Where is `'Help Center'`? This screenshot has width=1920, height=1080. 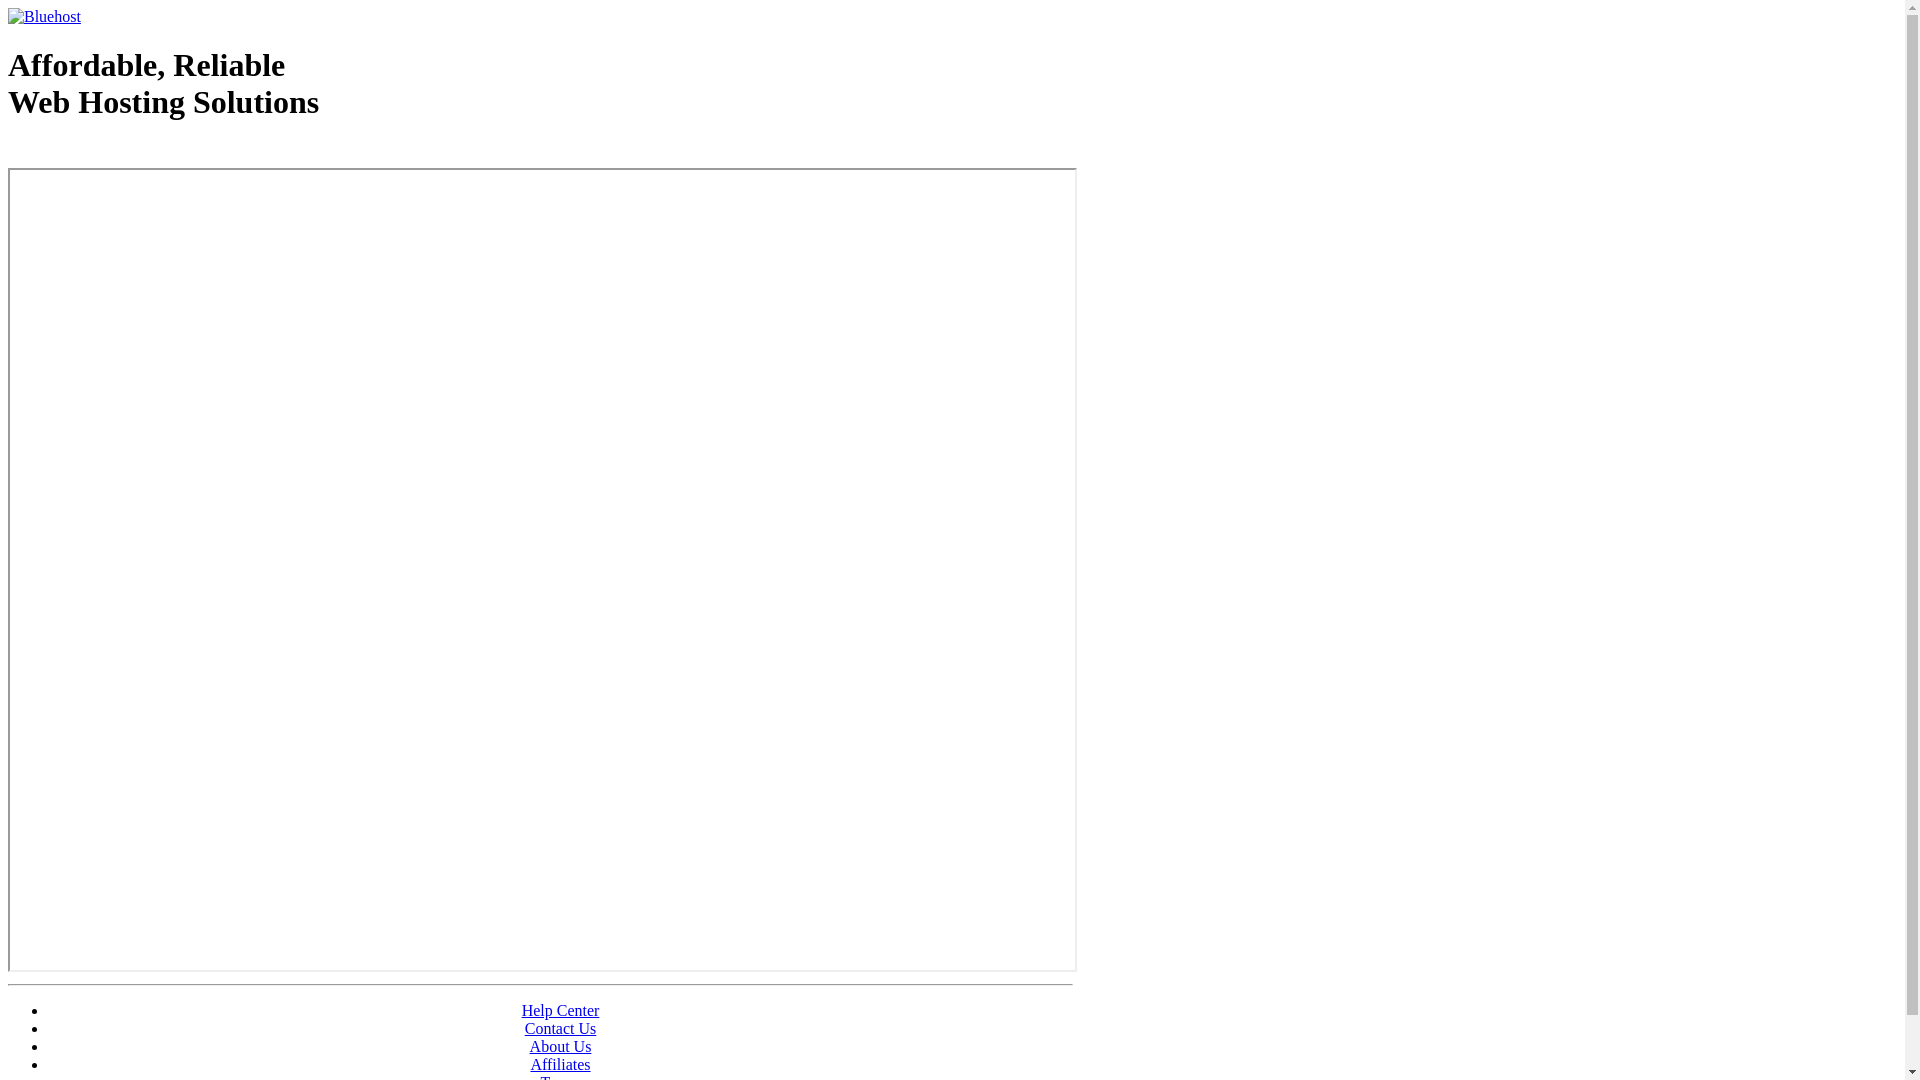 'Help Center' is located at coordinates (560, 1010).